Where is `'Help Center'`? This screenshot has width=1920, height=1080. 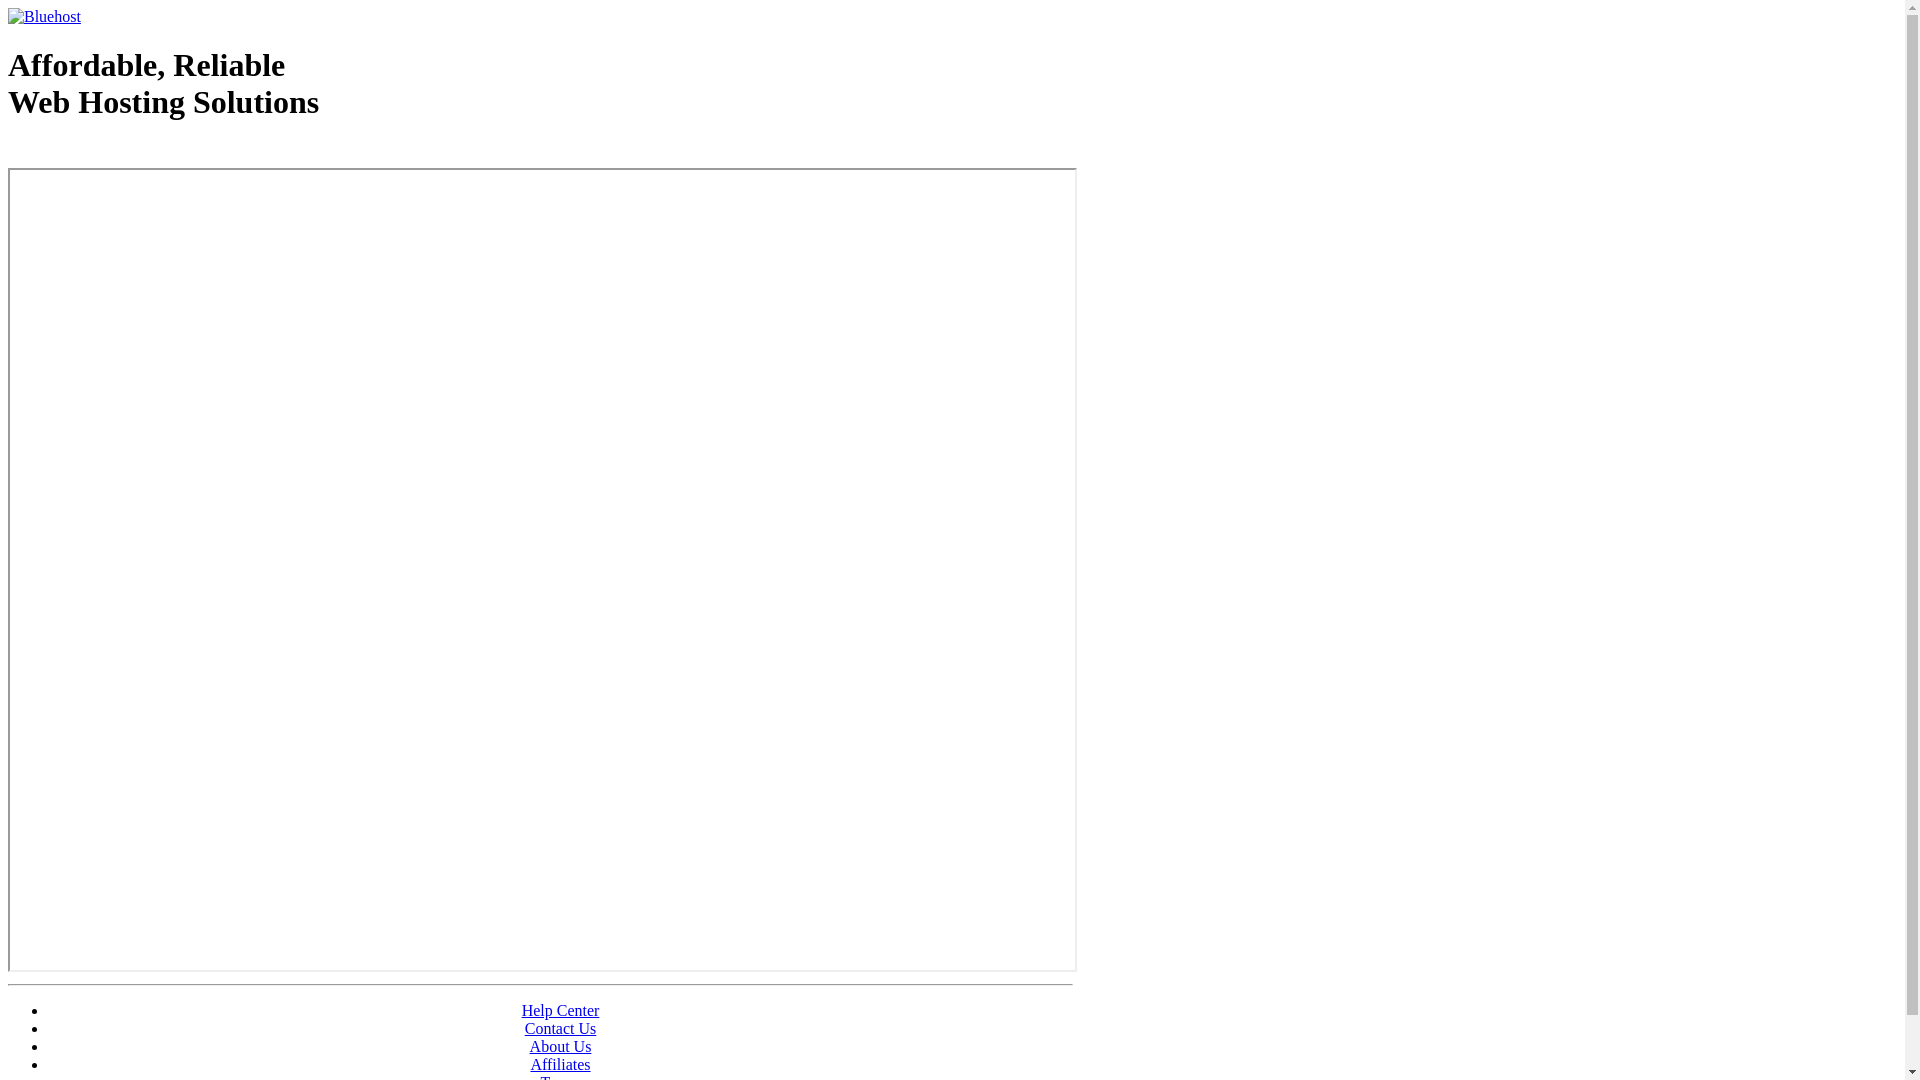 'Help Center' is located at coordinates (560, 1010).